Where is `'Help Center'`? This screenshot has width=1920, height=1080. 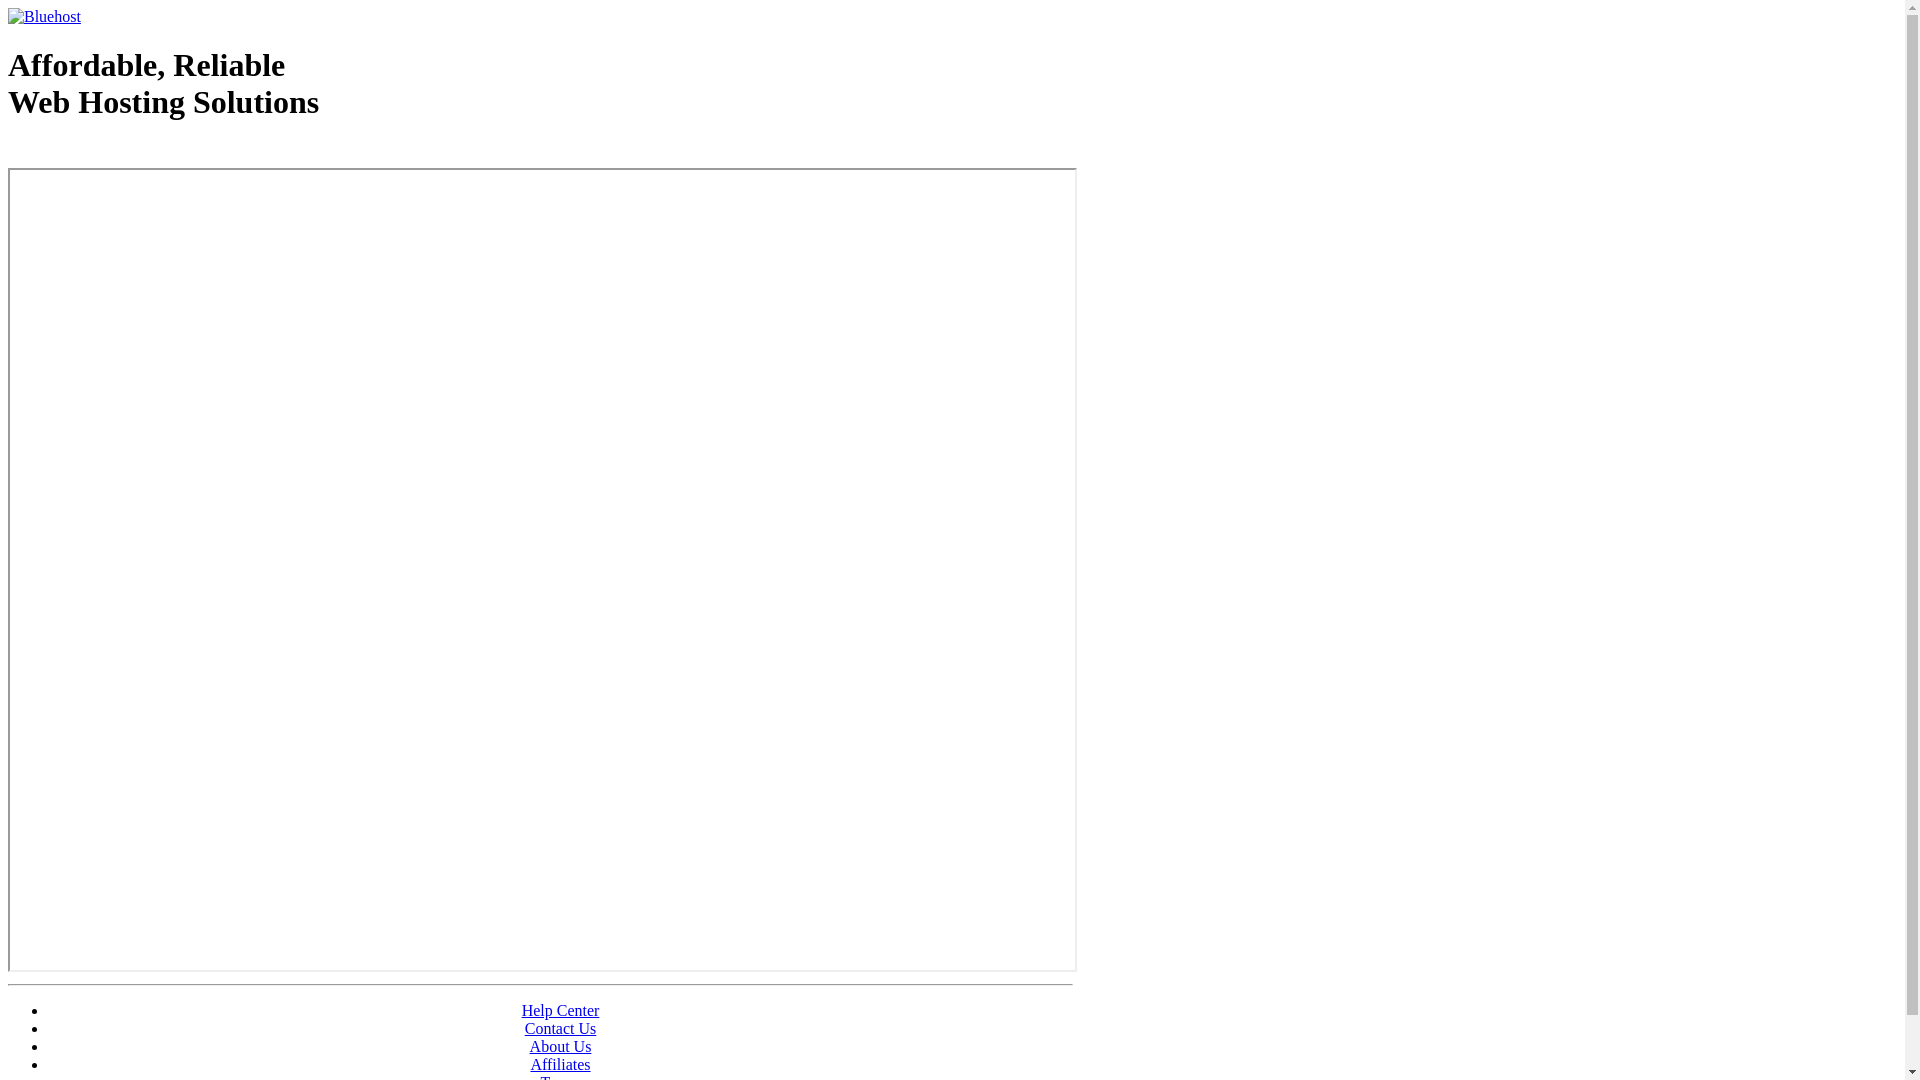 'Help Center' is located at coordinates (560, 1010).